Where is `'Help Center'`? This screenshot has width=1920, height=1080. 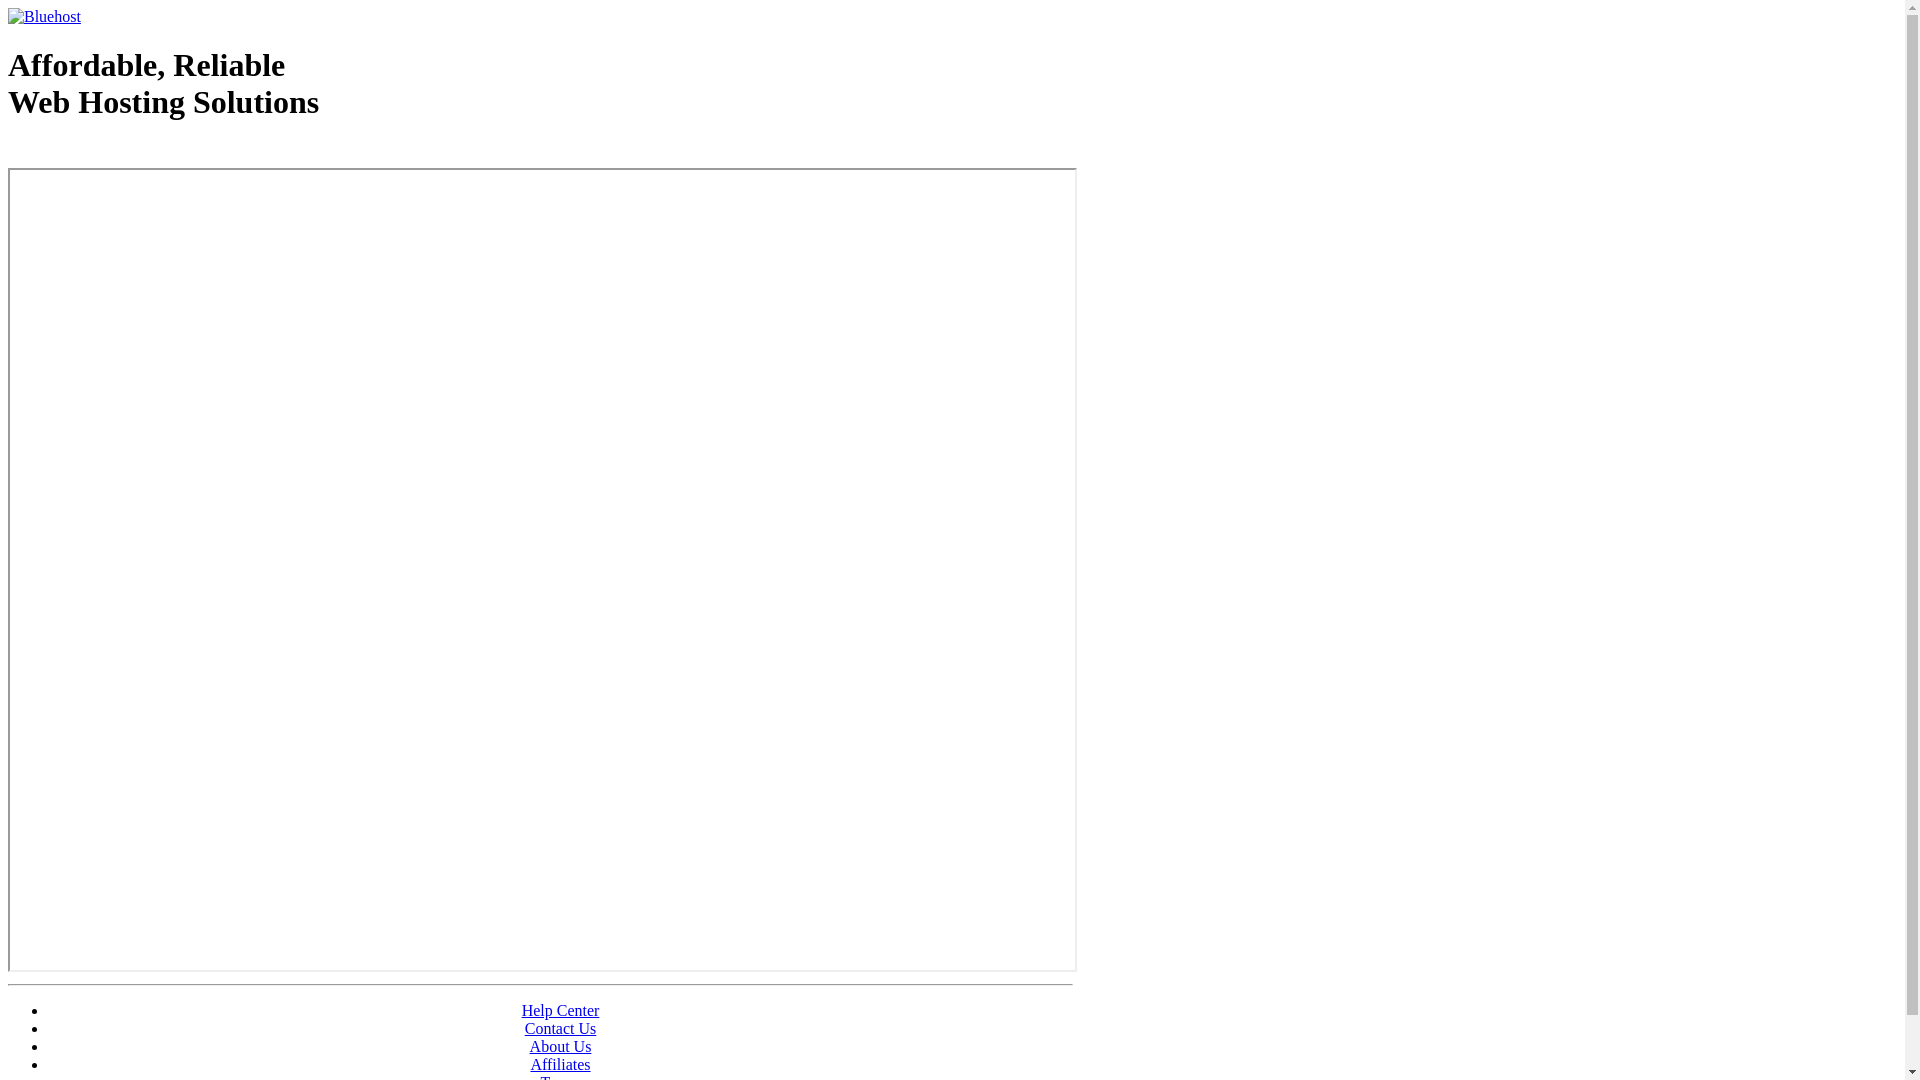 'Help Center' is located at coordinates (560, 1010).